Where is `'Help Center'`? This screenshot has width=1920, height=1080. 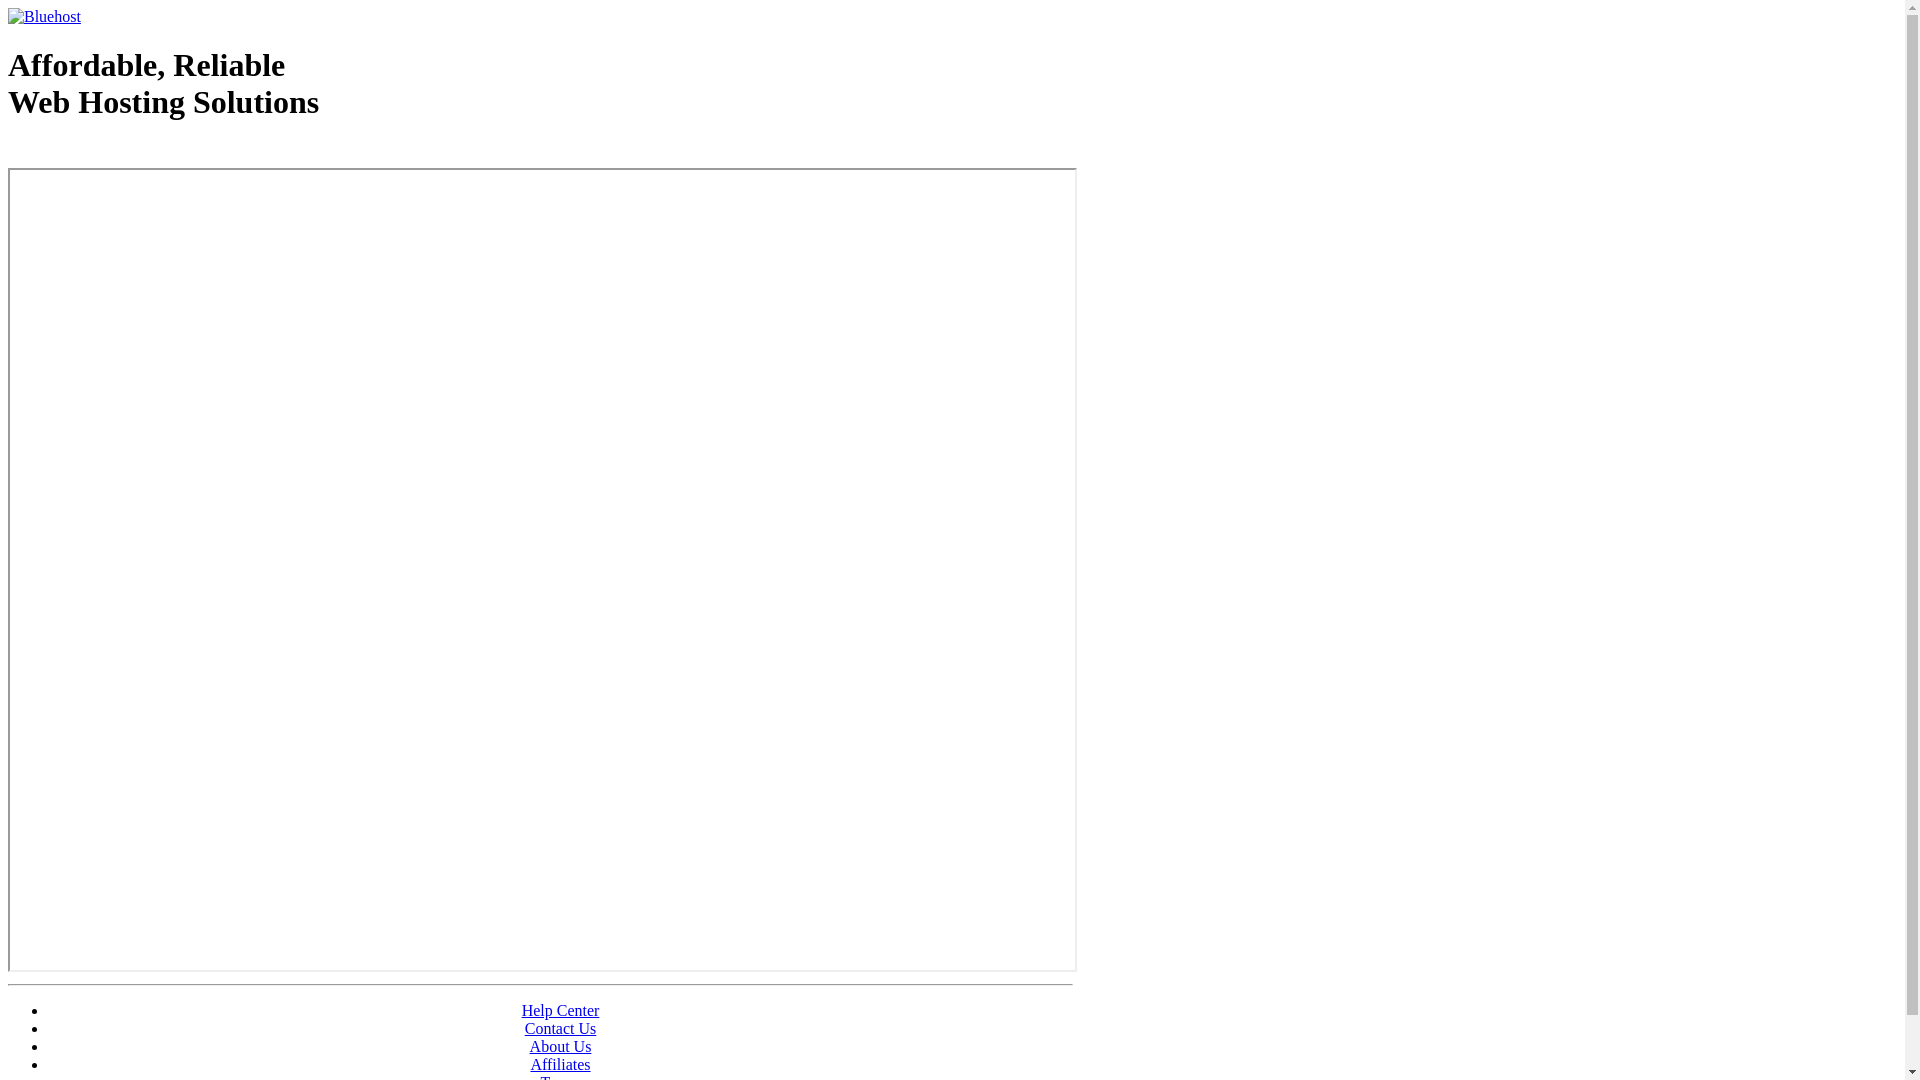 'Help Center' is located at coordinates (560, 1010).